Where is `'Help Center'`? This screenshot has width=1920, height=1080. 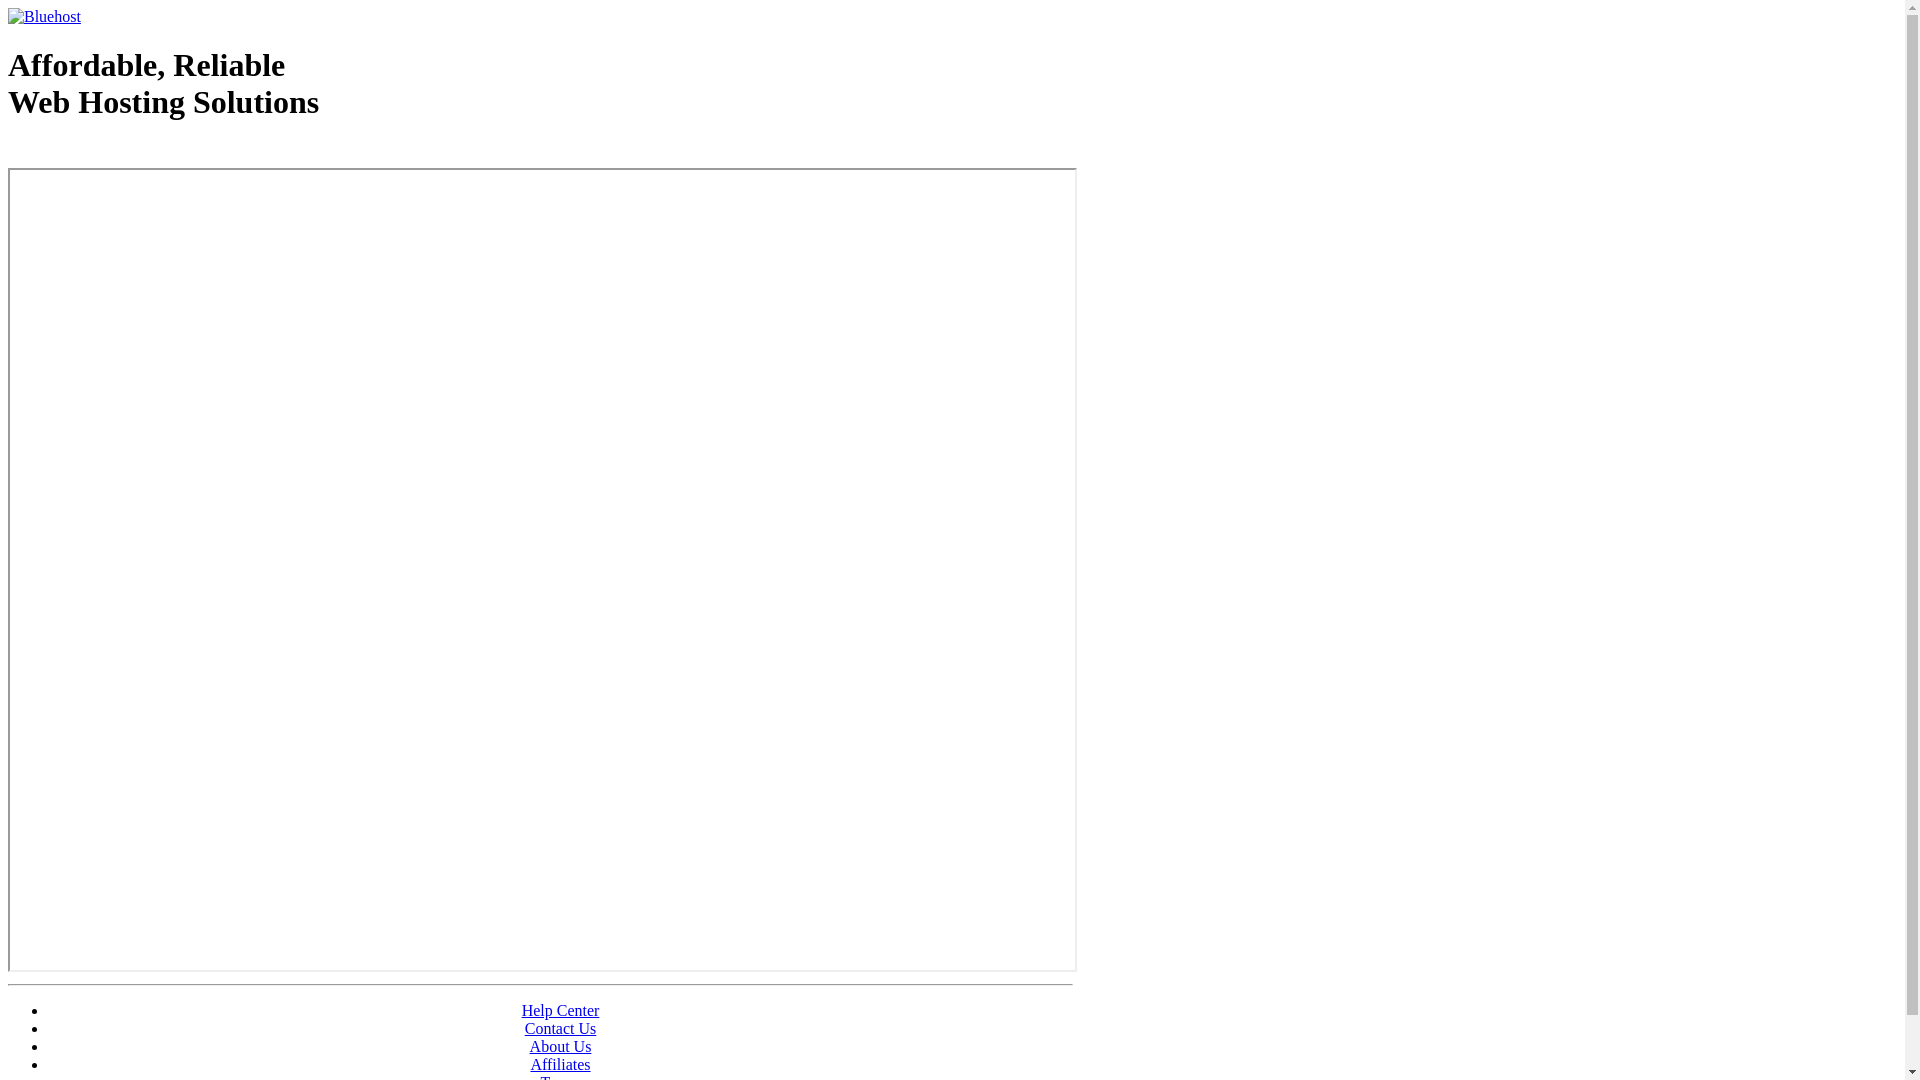 'Help Center' is located at coordinates (560, 1010).